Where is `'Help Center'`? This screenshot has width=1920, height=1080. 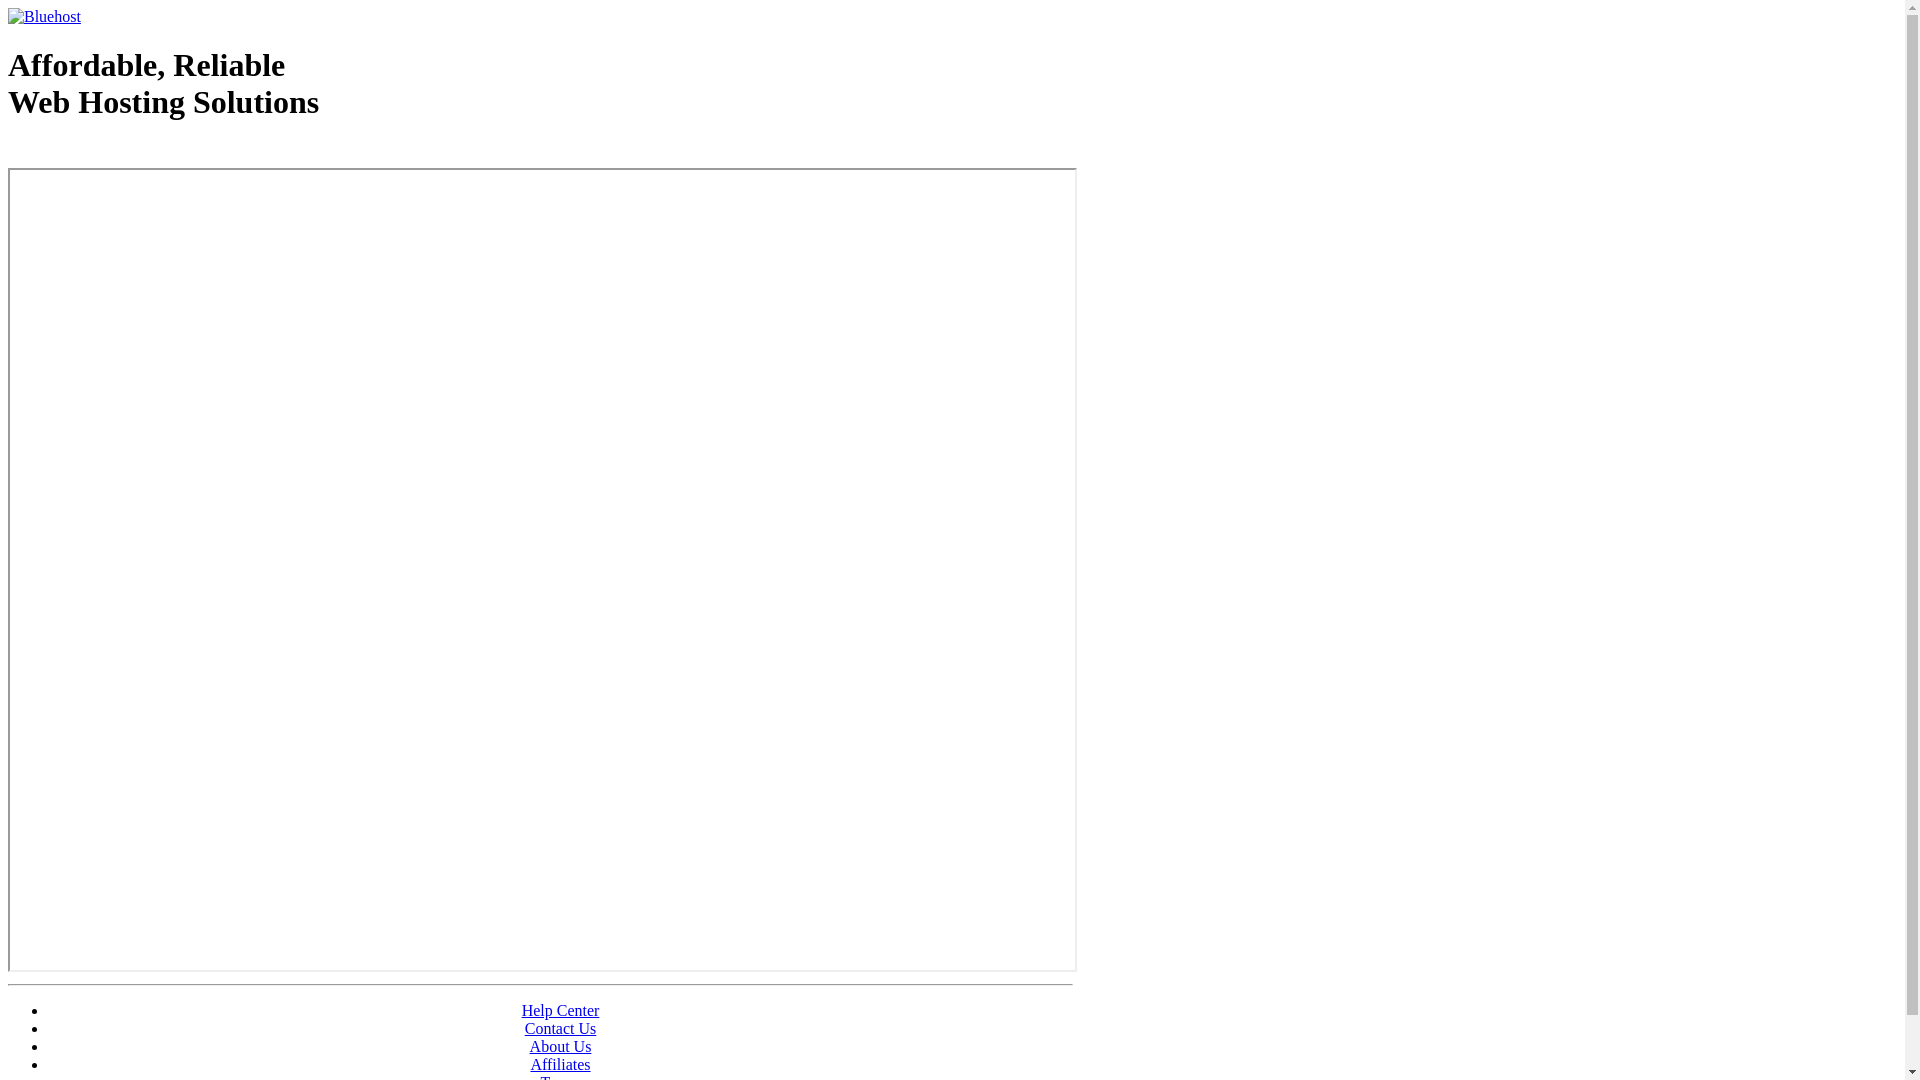 'Help Center' is located at coordinates (560, 1010).